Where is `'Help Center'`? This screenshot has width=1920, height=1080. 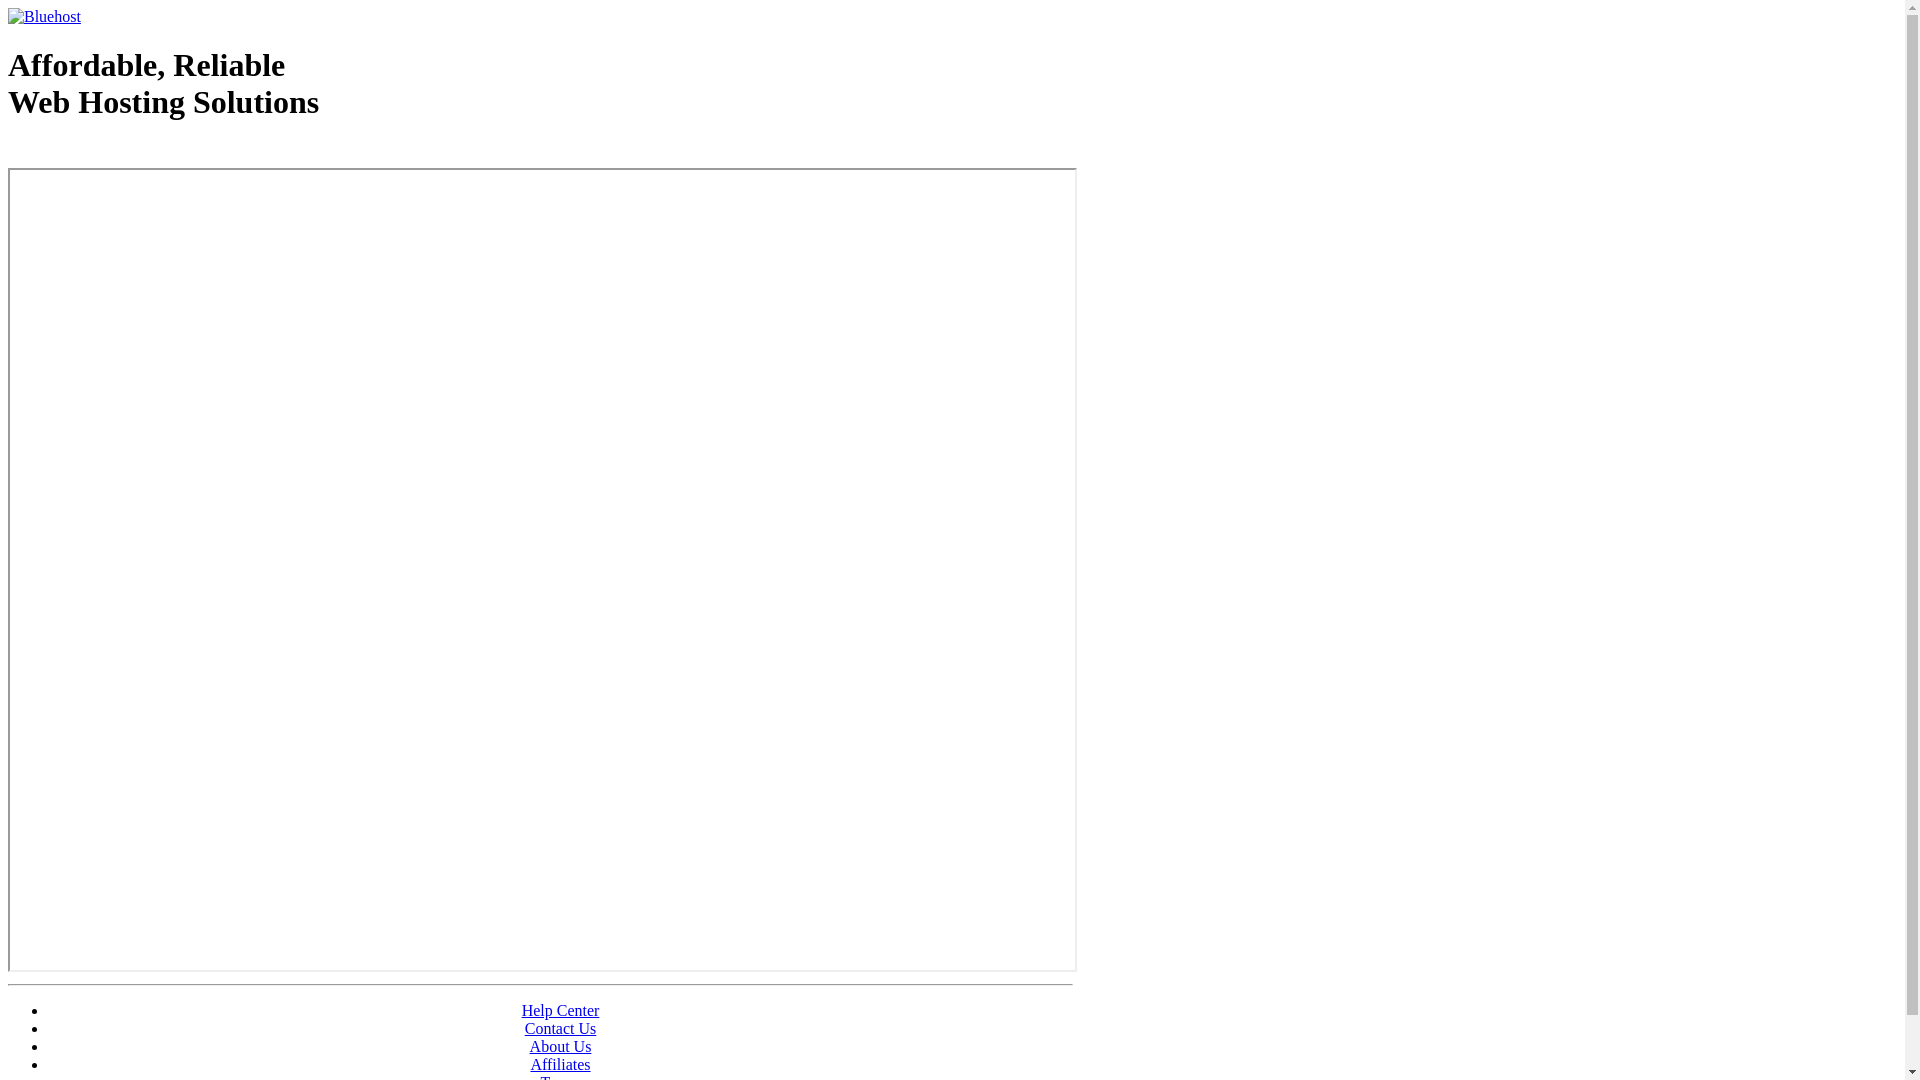 'Help Center' is located at coordinates (560, 1010).